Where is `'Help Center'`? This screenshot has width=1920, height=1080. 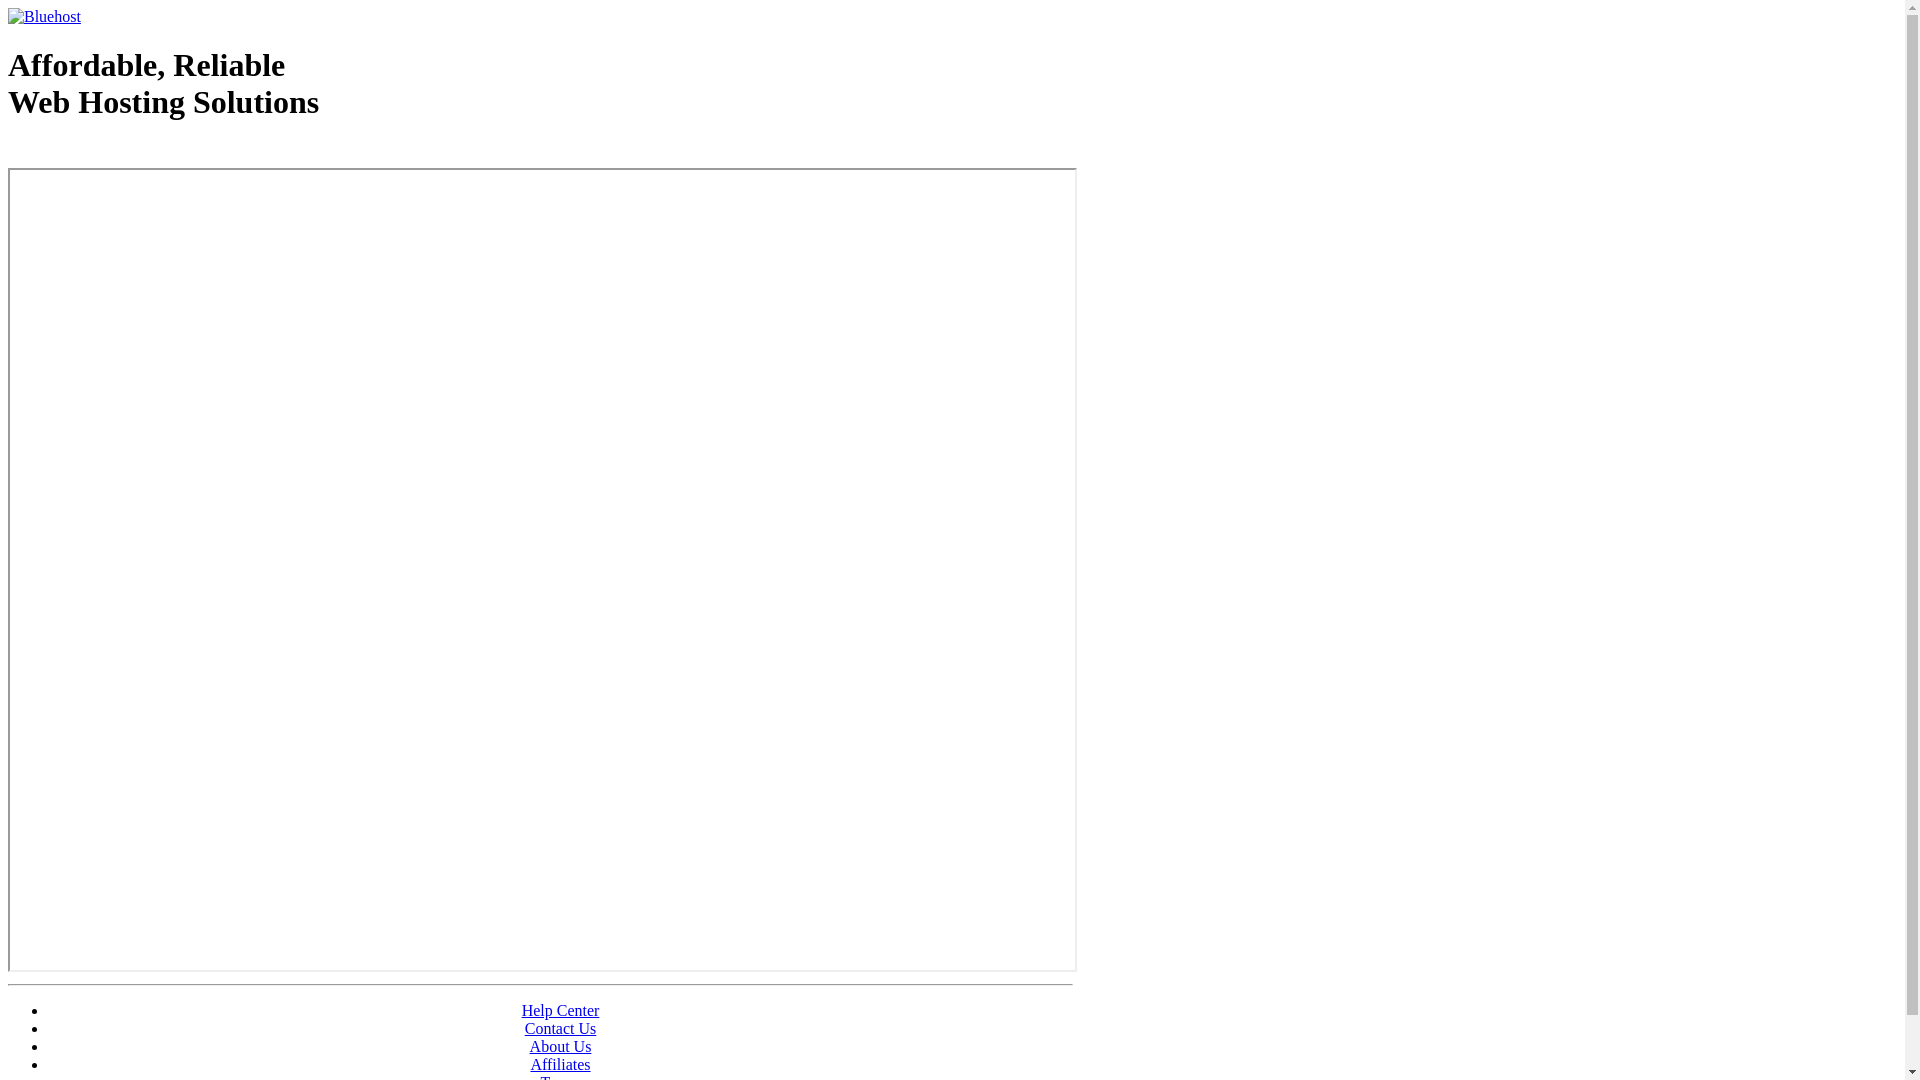 'Help Center' is located at coordinates (560, 1010).